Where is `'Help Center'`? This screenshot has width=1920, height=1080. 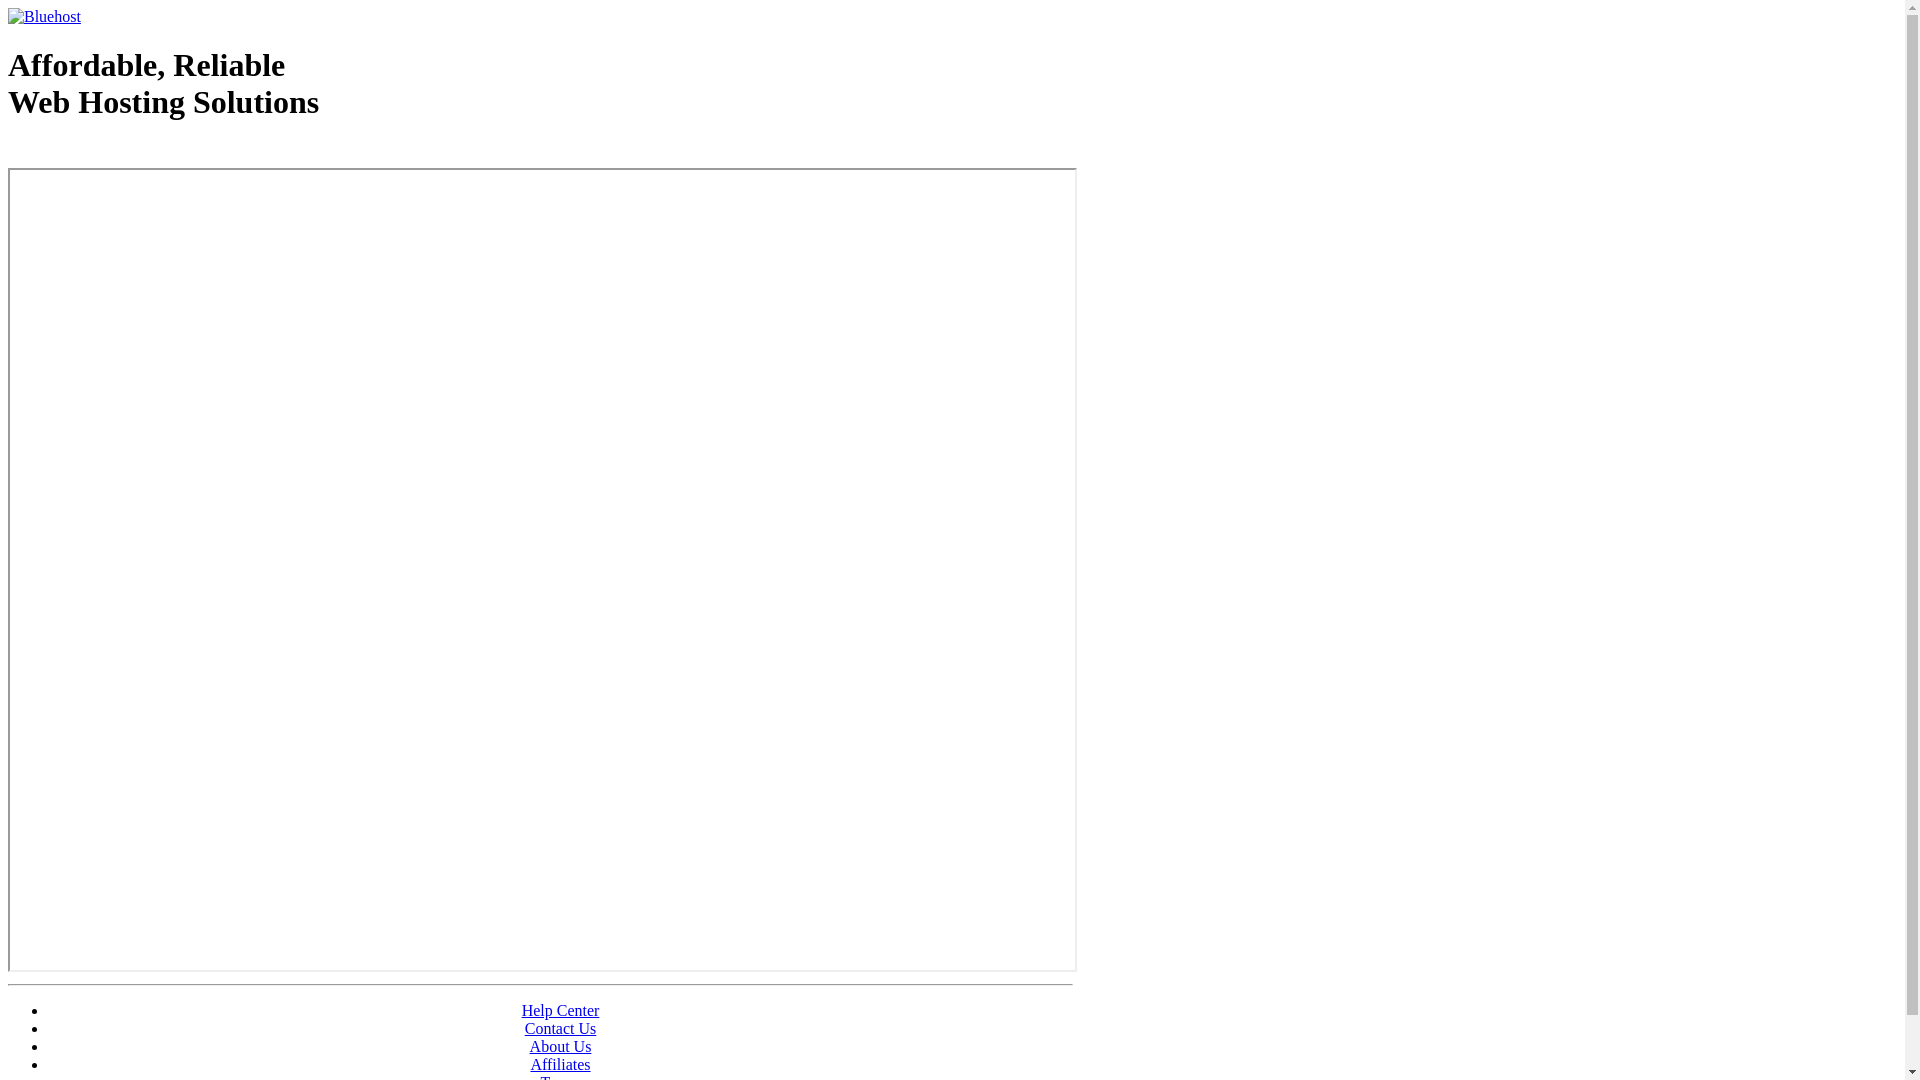 'Help Center' is located at coordinates (560, 1010).